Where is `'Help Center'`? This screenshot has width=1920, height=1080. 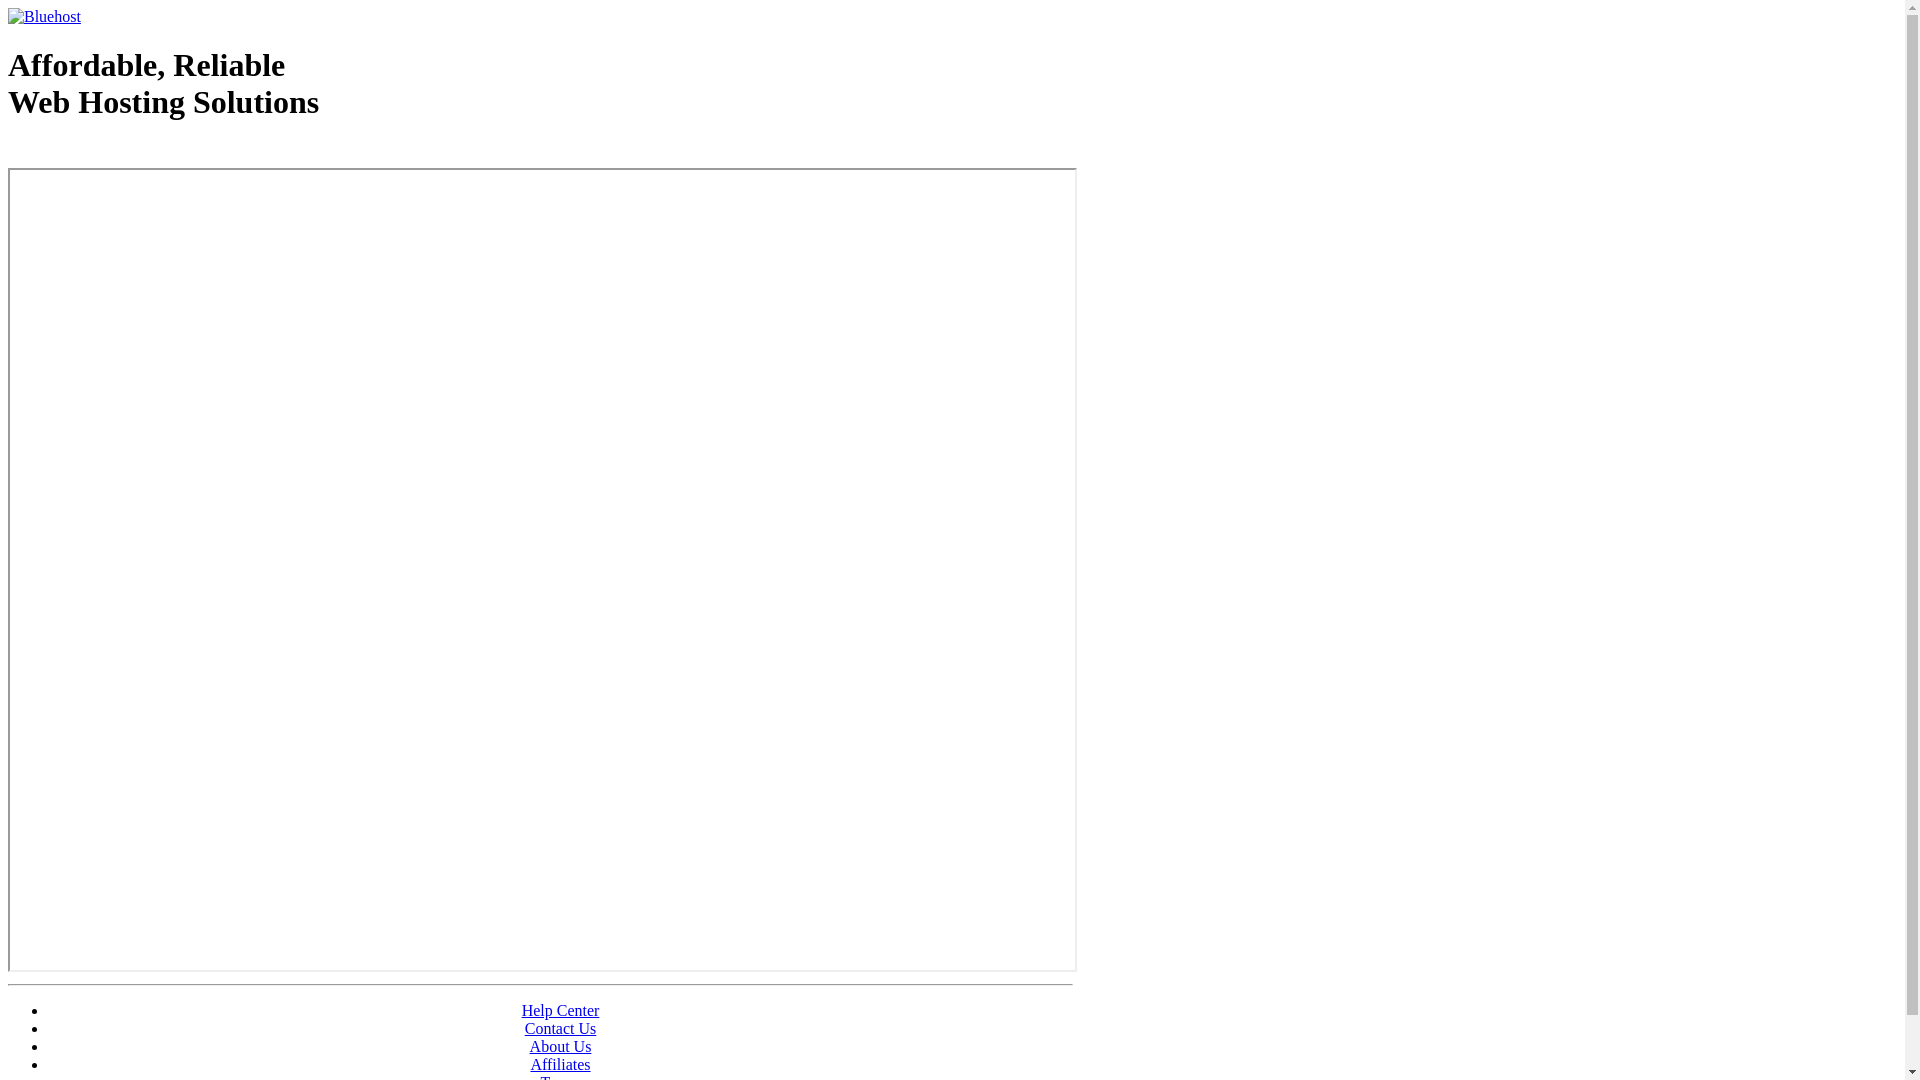 'Help Center' is located at coordinates (560, 1010).